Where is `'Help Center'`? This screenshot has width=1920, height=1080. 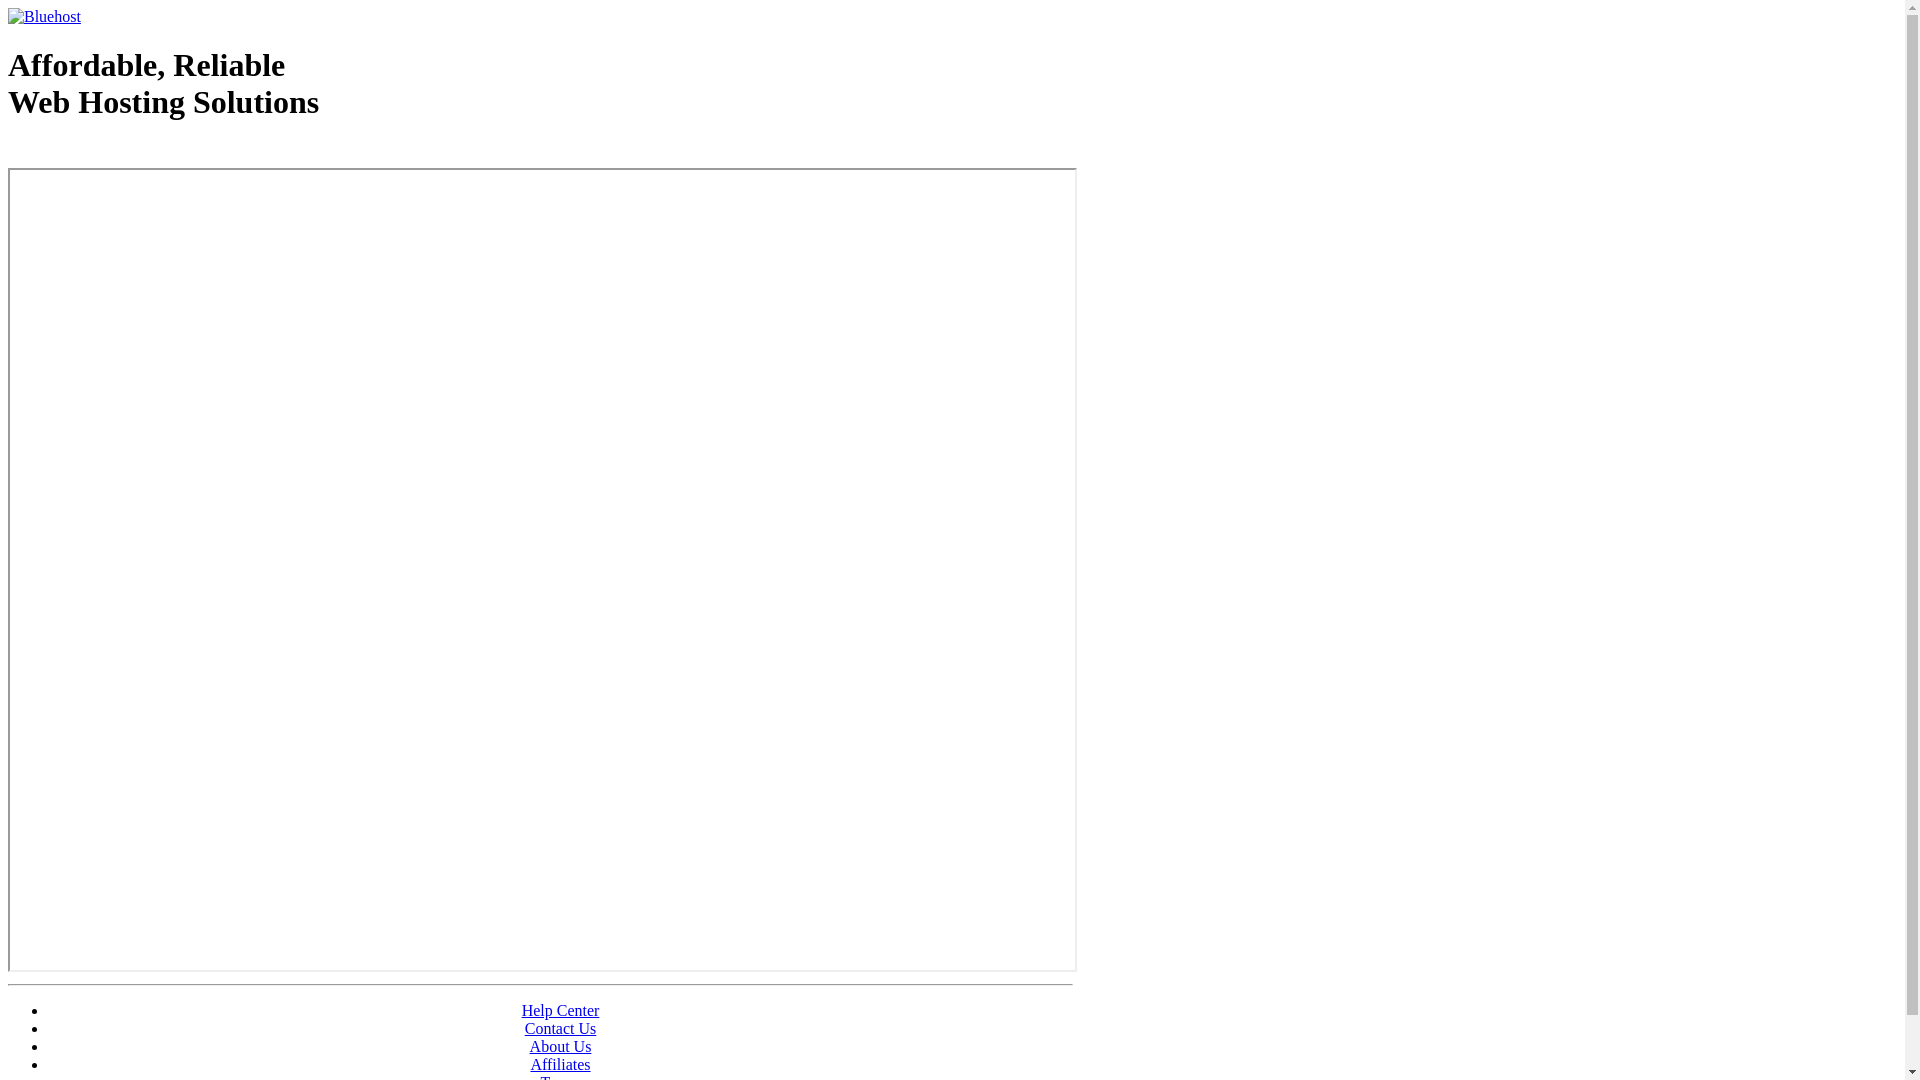 'Help Center' is located at coordinates (560, 1010).